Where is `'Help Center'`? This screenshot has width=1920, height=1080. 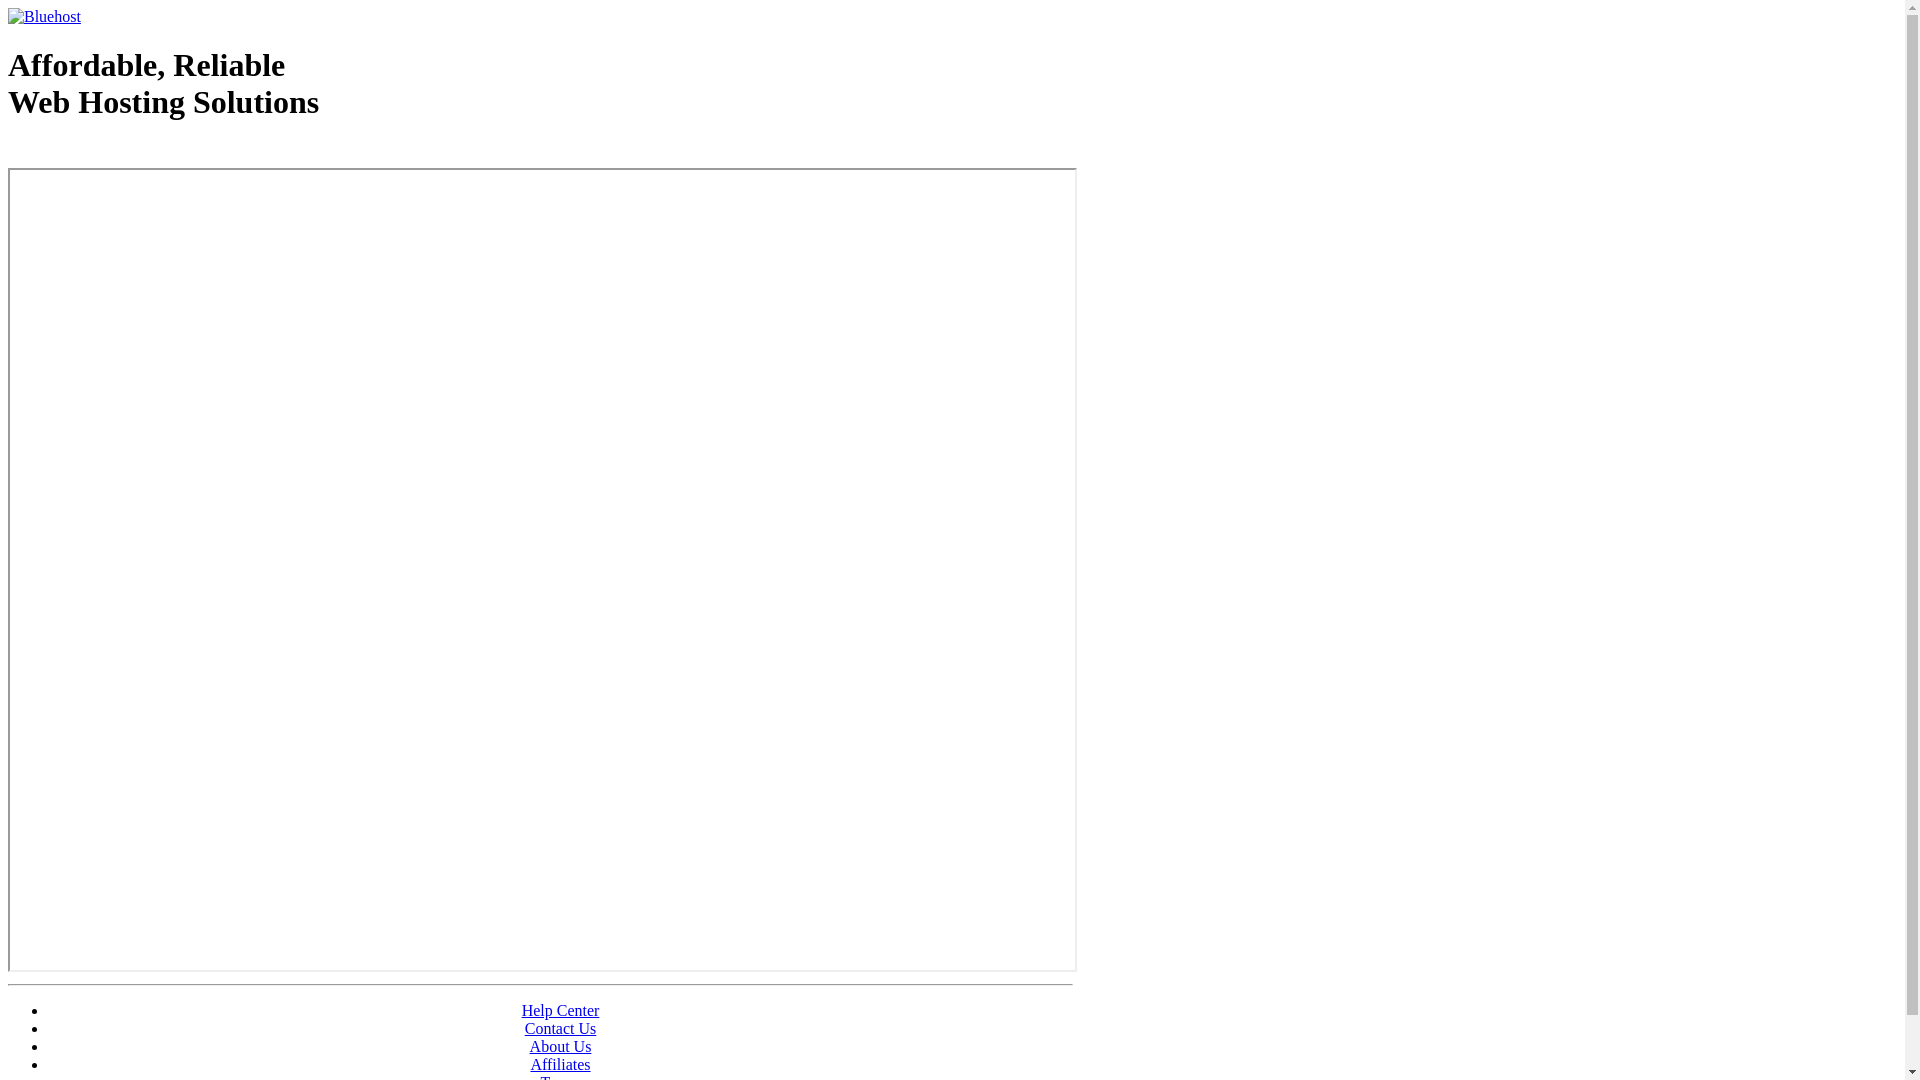 'Help Center' is located at coordinates (560, 1010).